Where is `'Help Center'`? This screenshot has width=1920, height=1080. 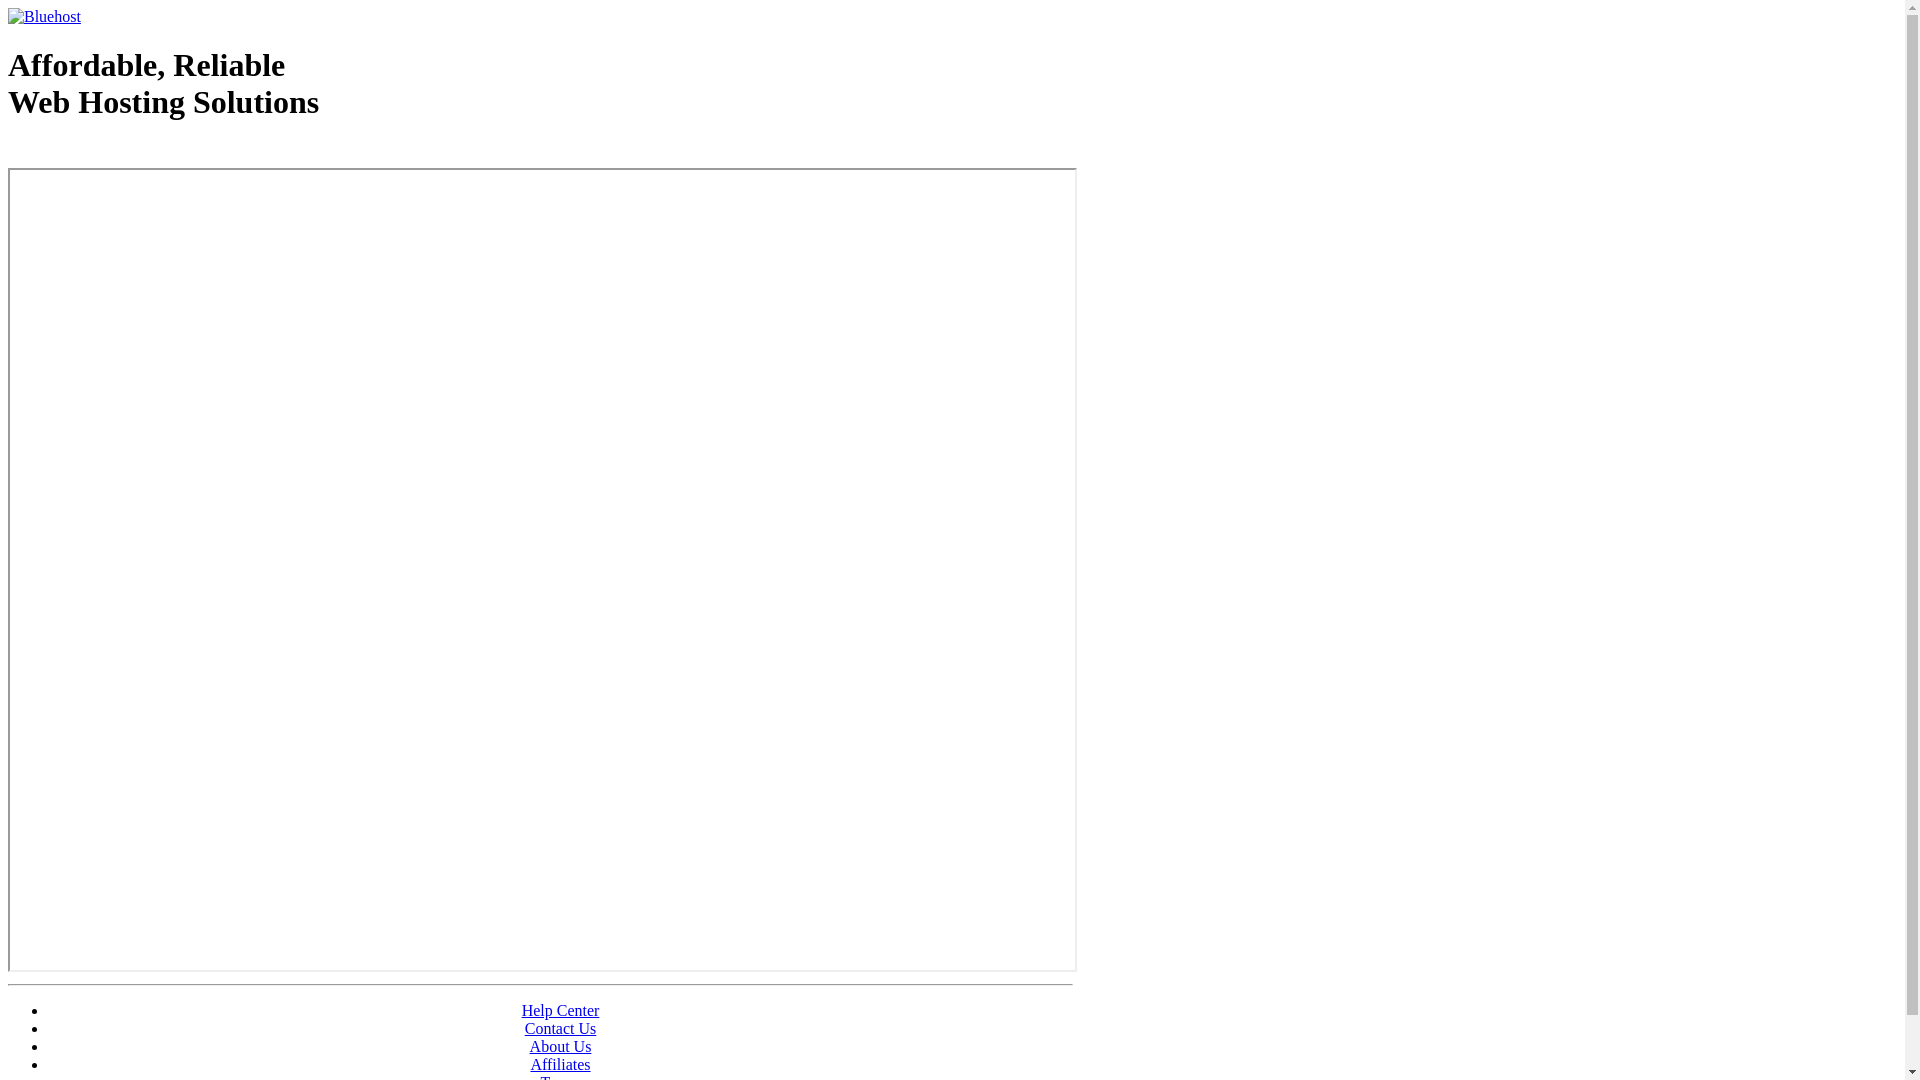 'Help Center' is located at coordinates (560, 1010).